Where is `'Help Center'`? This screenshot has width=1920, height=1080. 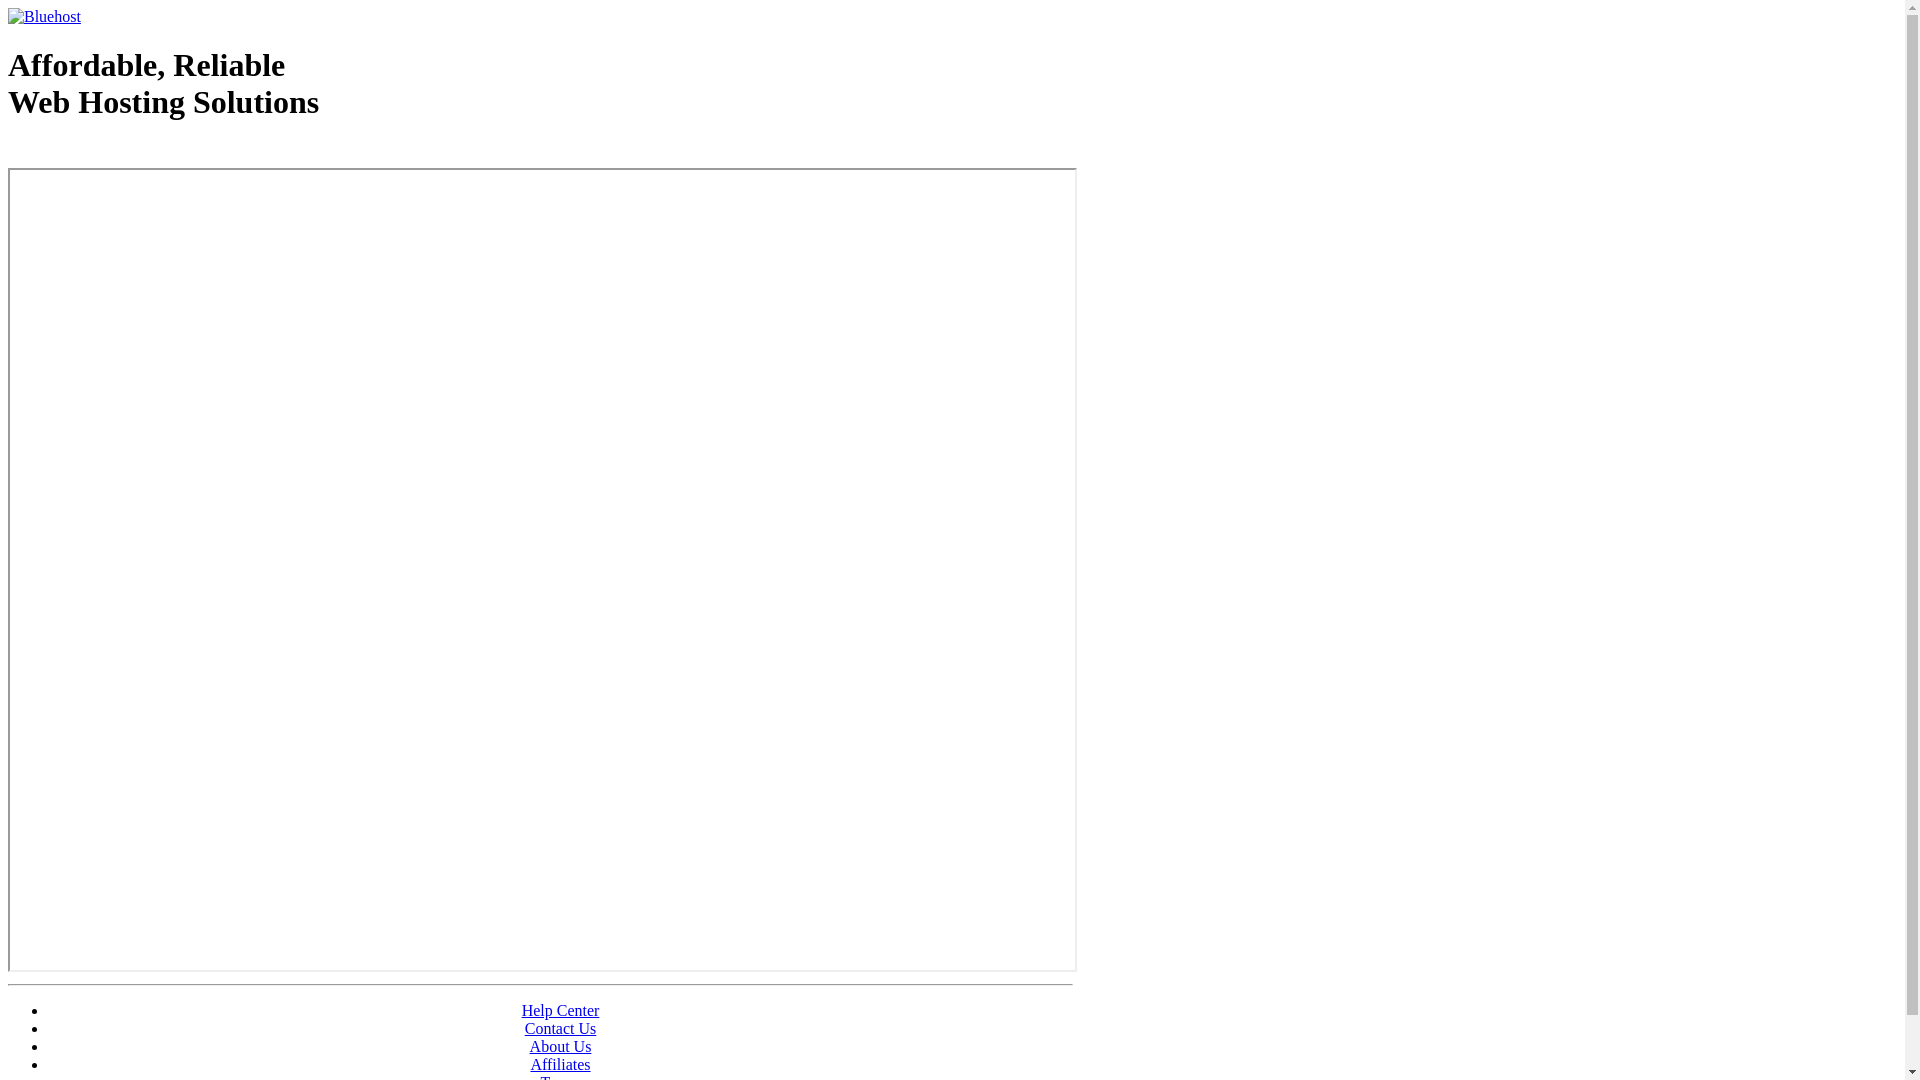 'Help Center' is located at coordinates (560, 1010).